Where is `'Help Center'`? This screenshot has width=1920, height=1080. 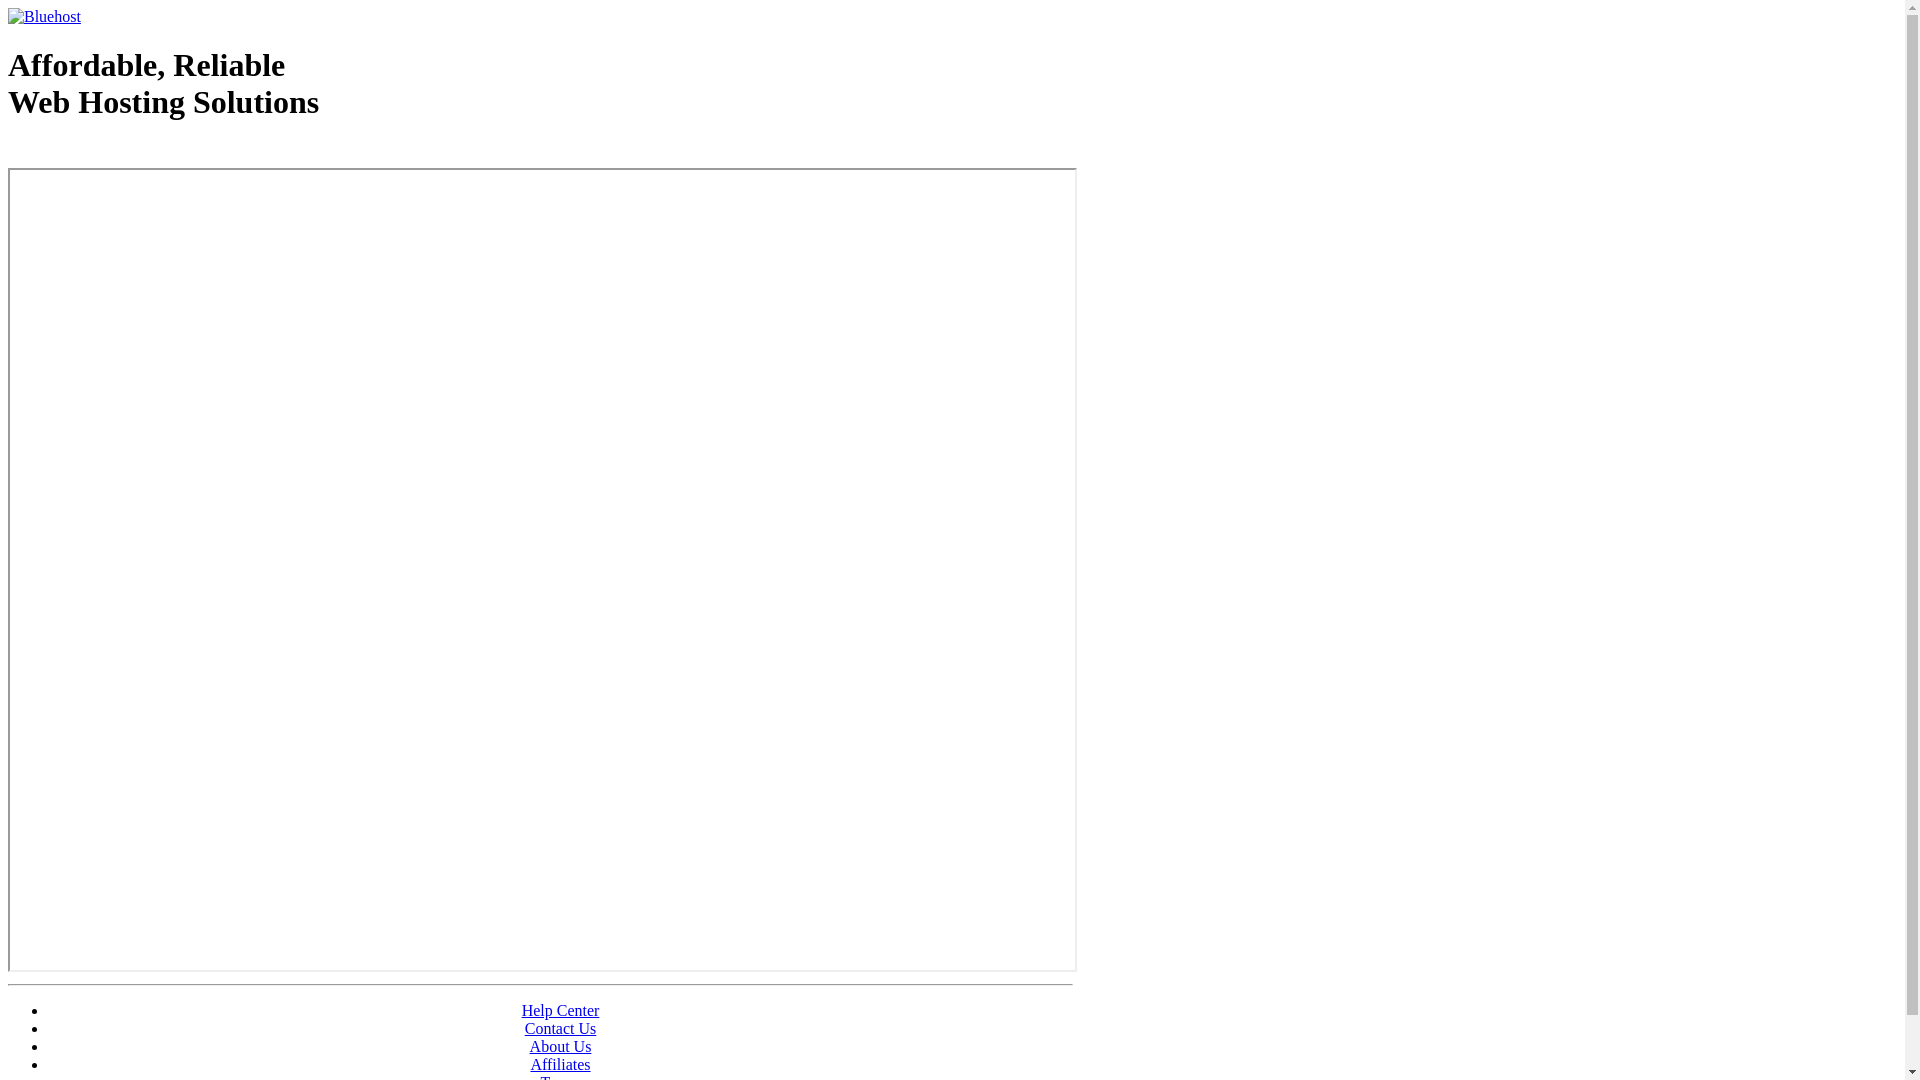 'Help Center' is located at coordinates (560, 1010).